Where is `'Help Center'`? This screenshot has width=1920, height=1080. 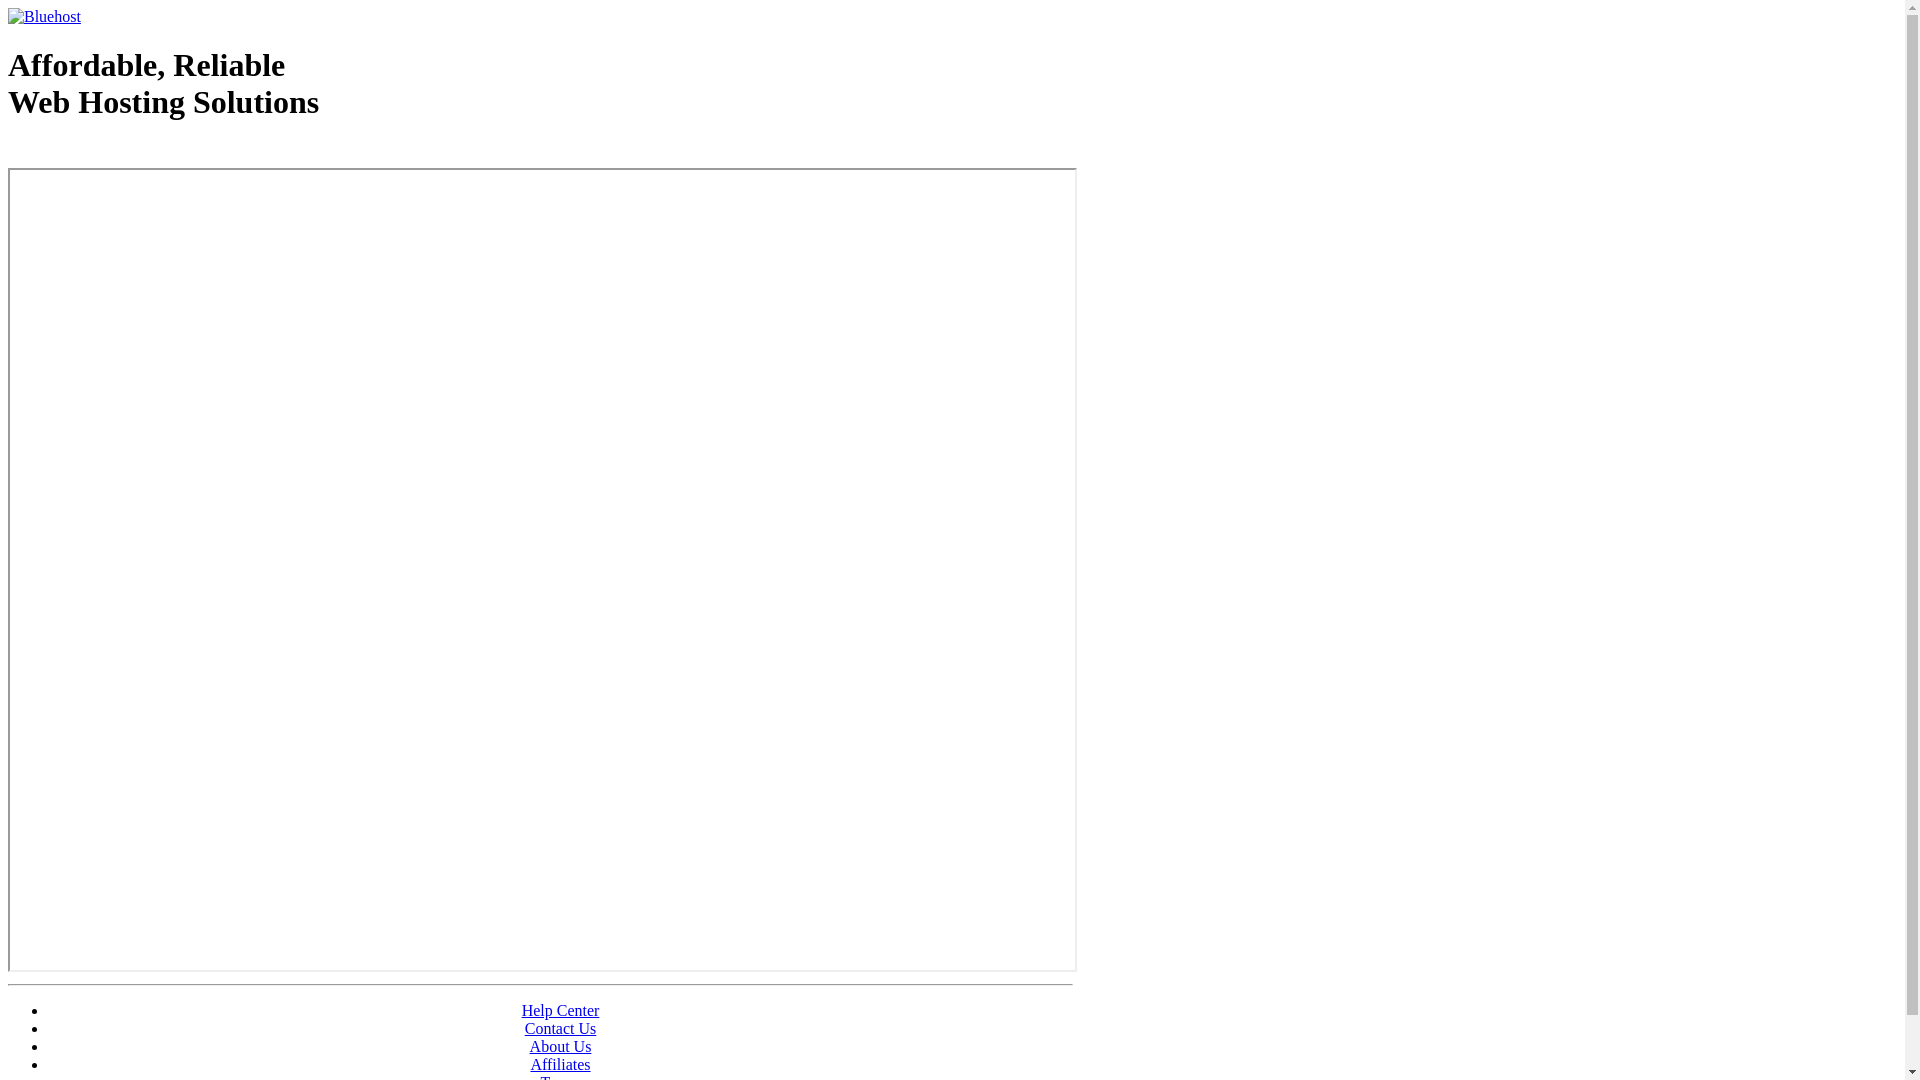 'Help Center' is located at coordinates (560, 1010).